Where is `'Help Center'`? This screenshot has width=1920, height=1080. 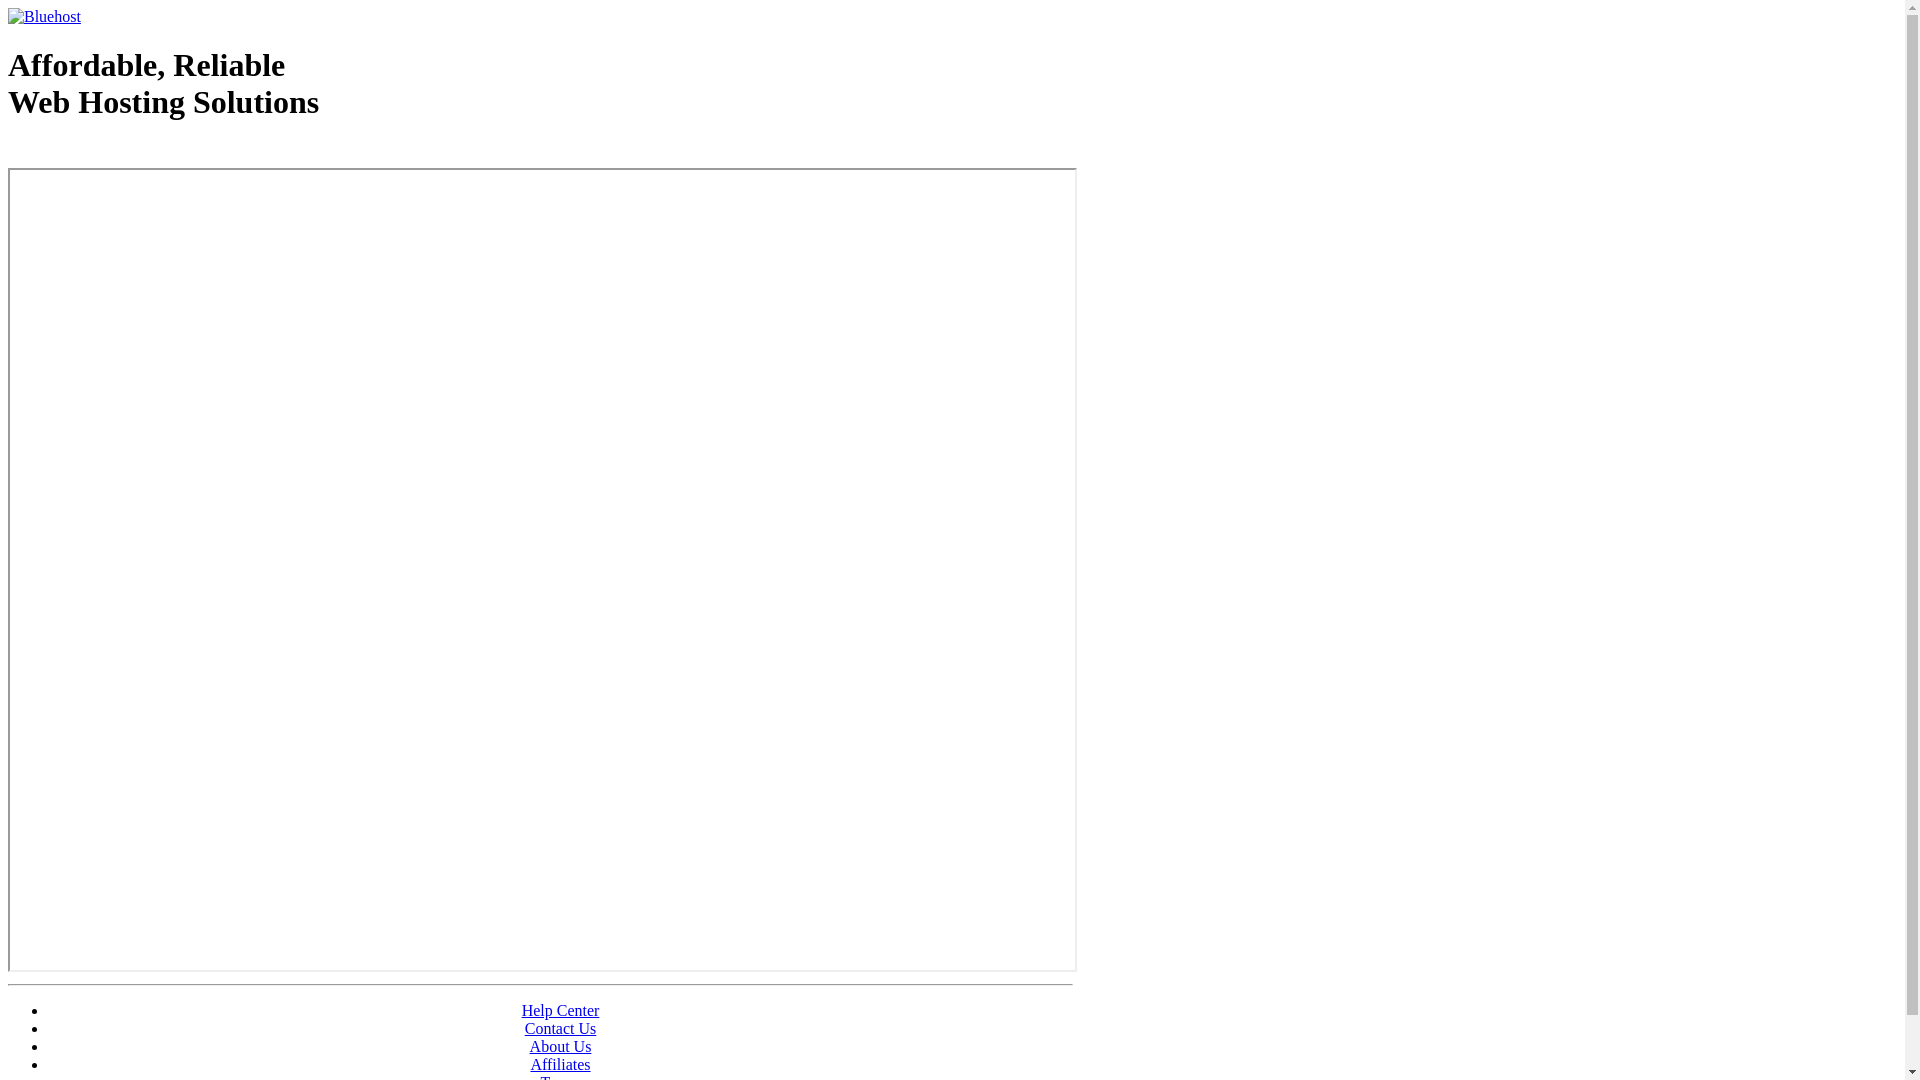 'Help Center' is located at coordinates (560, 1010).